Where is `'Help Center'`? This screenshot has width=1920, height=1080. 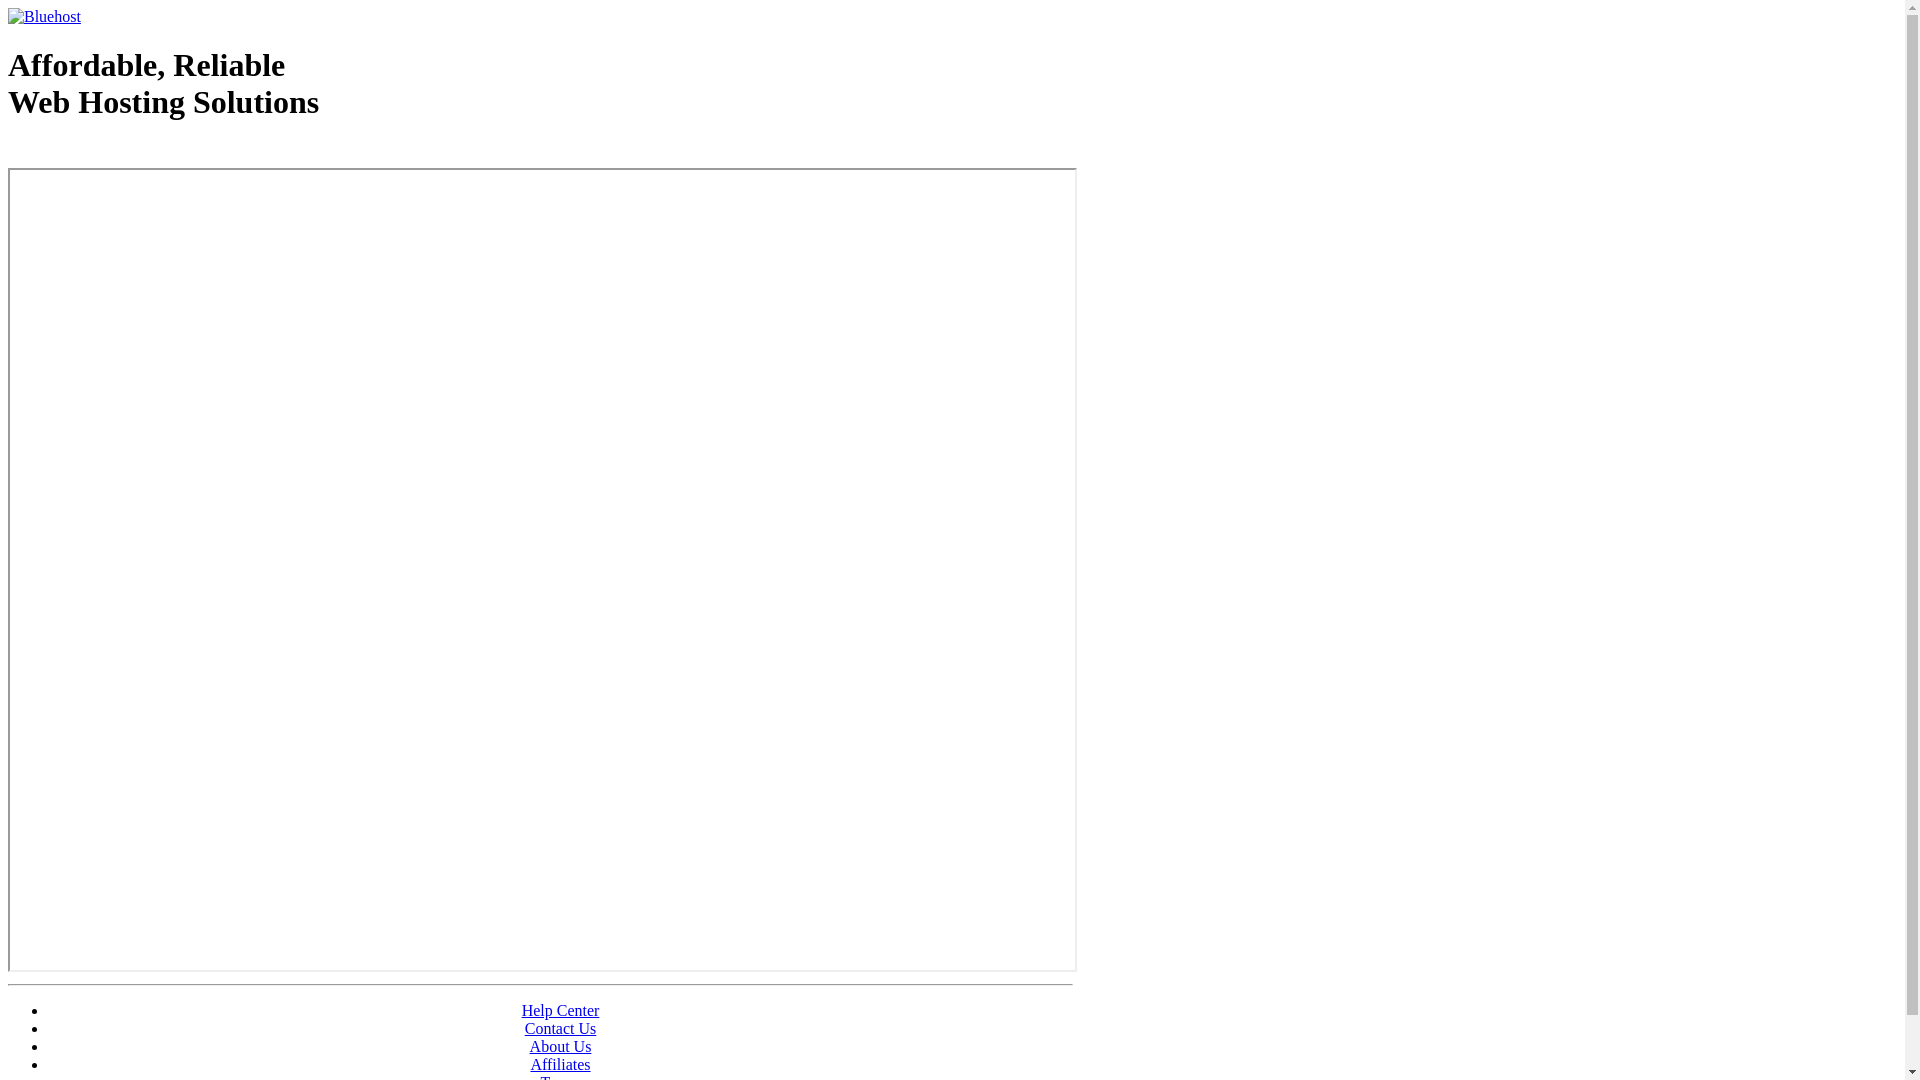 'Help Center' is located at coordinates (560, 1010).